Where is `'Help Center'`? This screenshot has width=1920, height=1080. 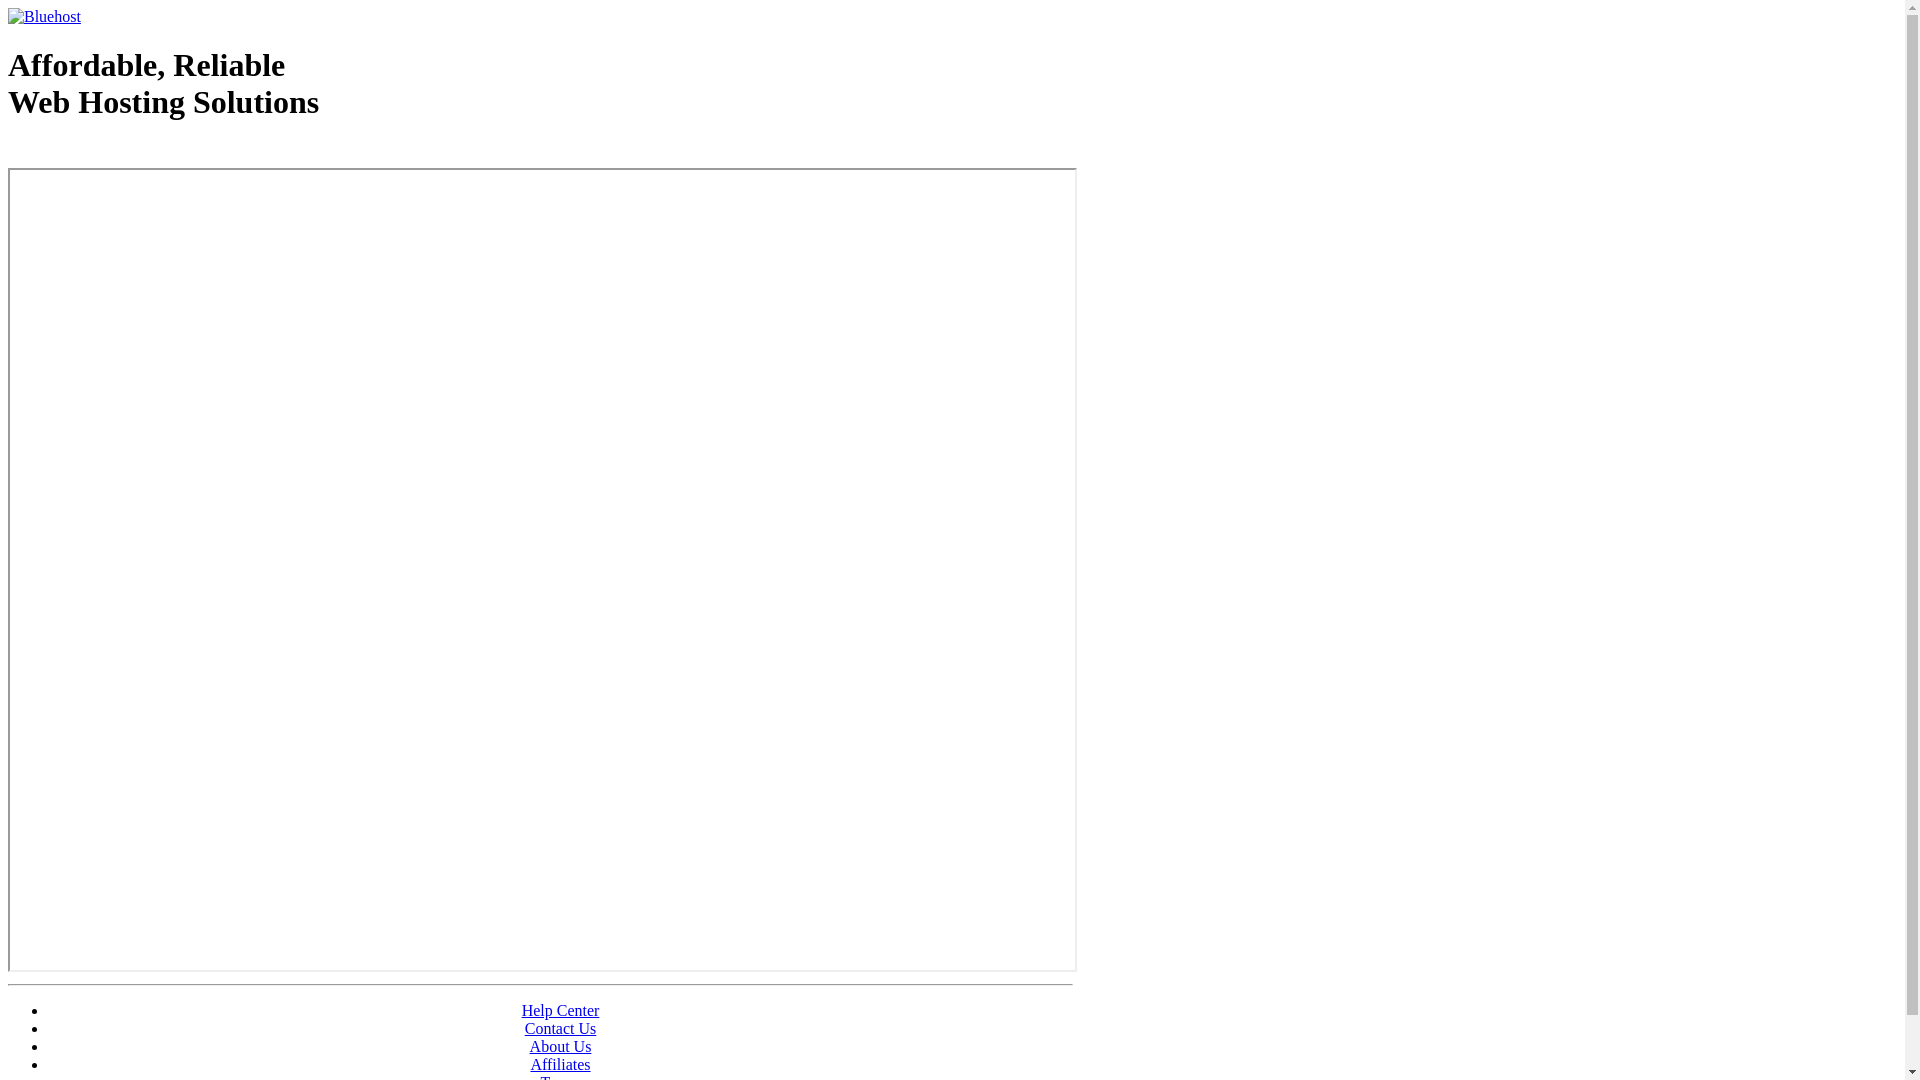 'Help Center' is located at coordinates (560, 1010).